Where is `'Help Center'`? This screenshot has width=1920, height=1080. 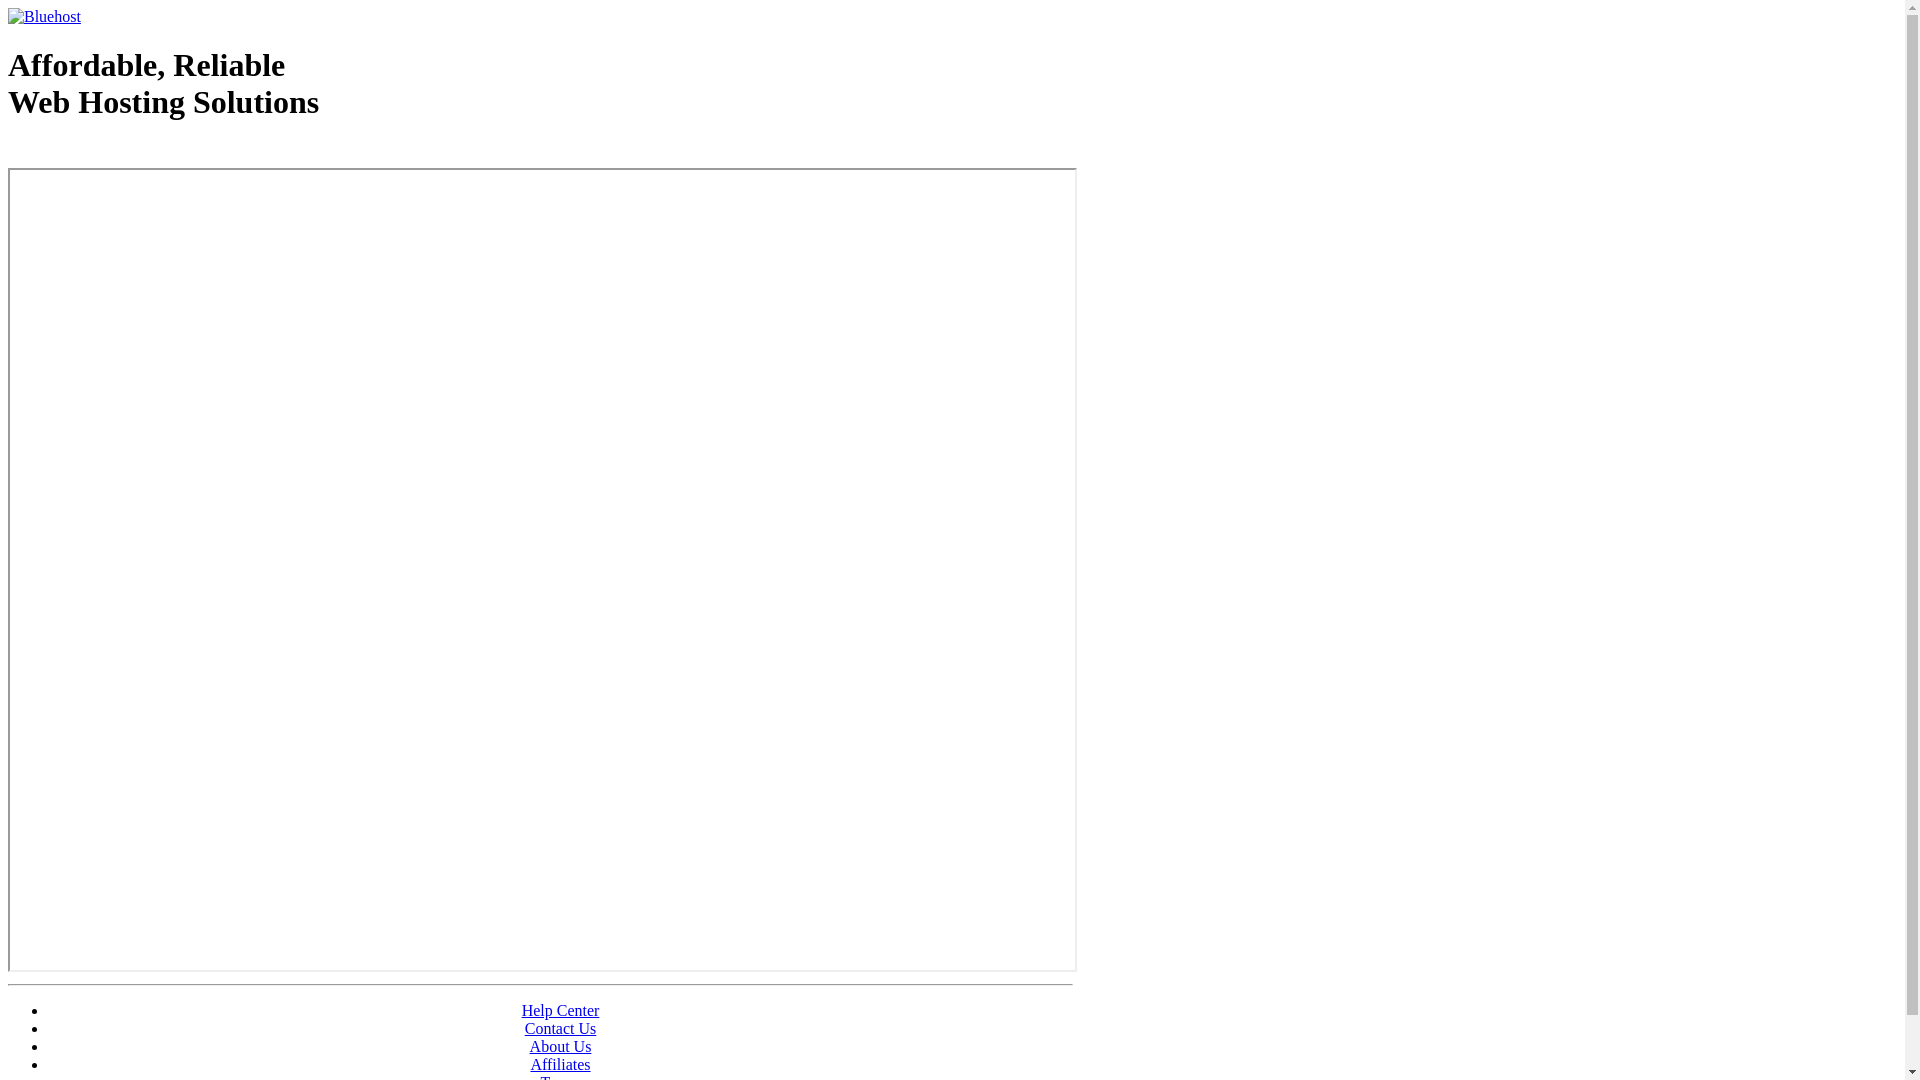 'Help Center' is located at coordinates (560, 1010).